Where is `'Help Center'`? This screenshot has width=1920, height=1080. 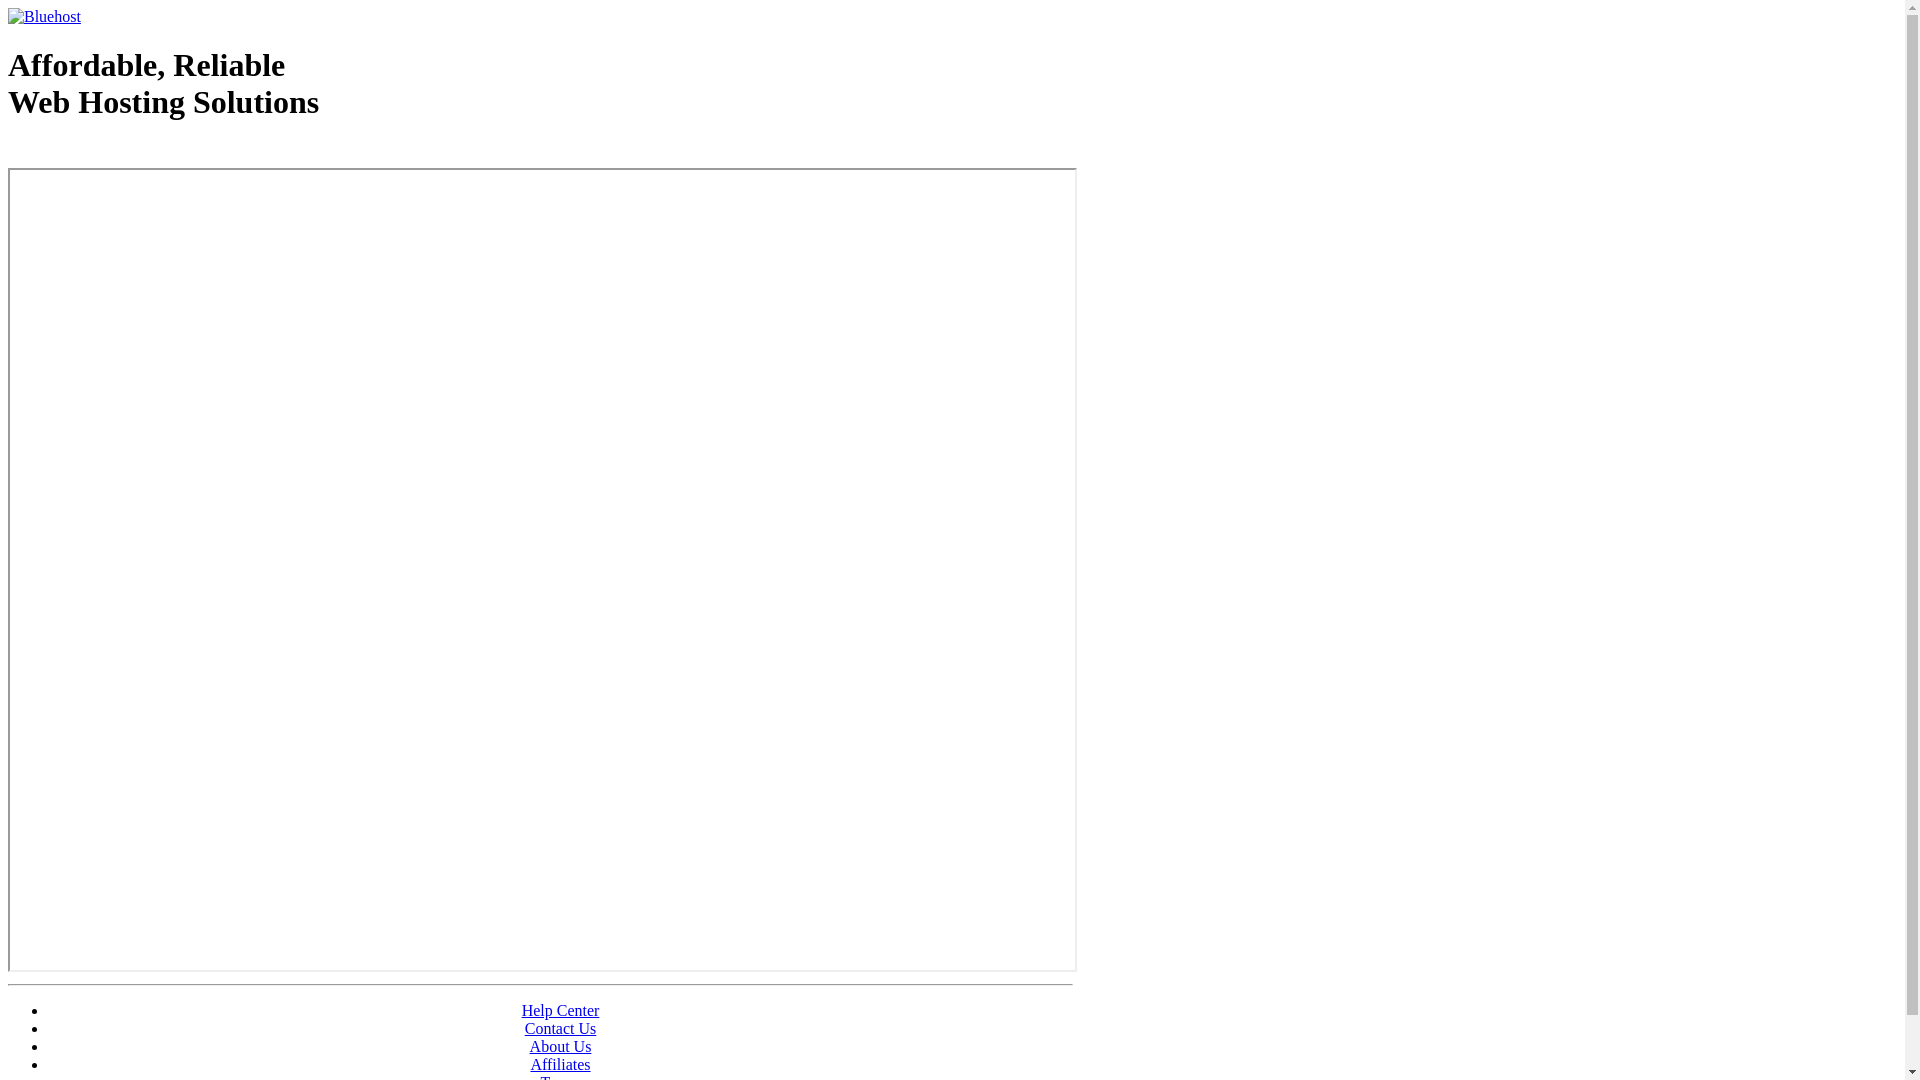 'Help Center' is located at coordinates (560, 1010).